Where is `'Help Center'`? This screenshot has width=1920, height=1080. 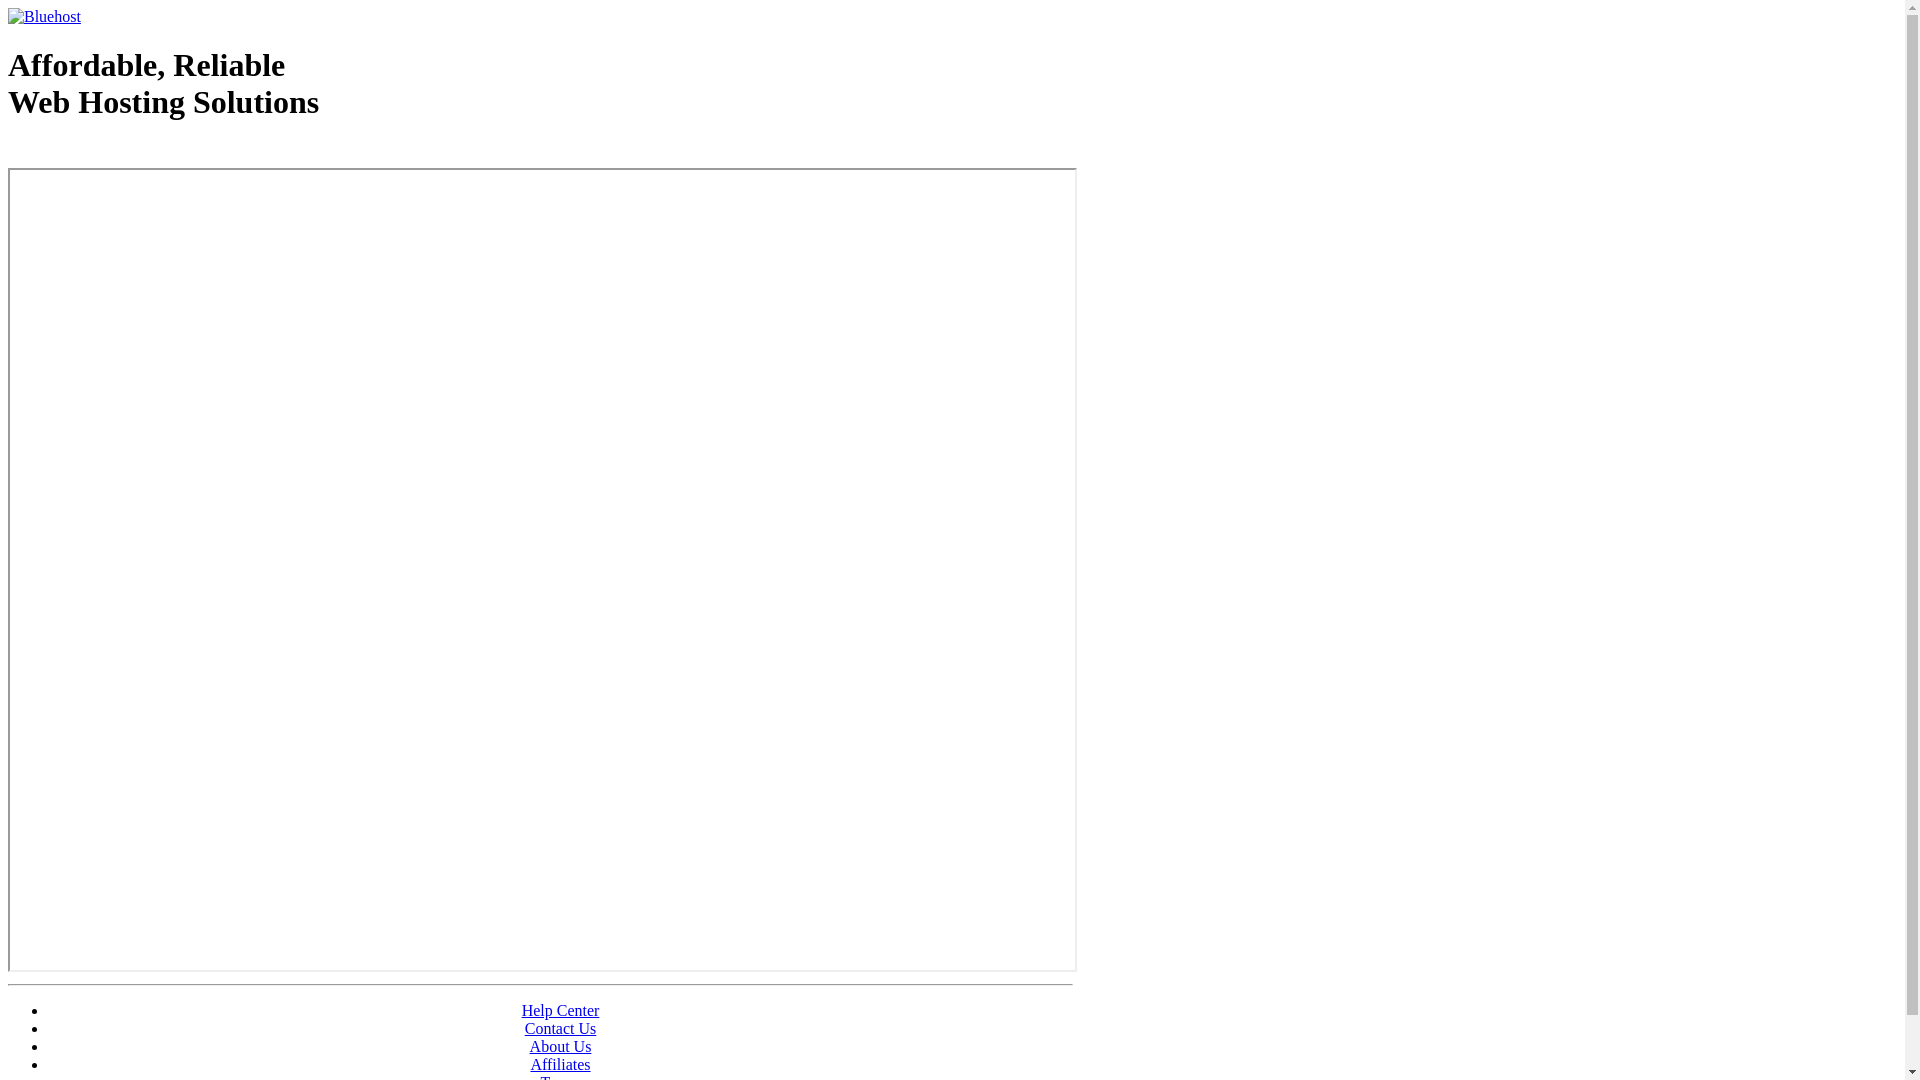 'Help Center' is located at coordinates (560, 1010).